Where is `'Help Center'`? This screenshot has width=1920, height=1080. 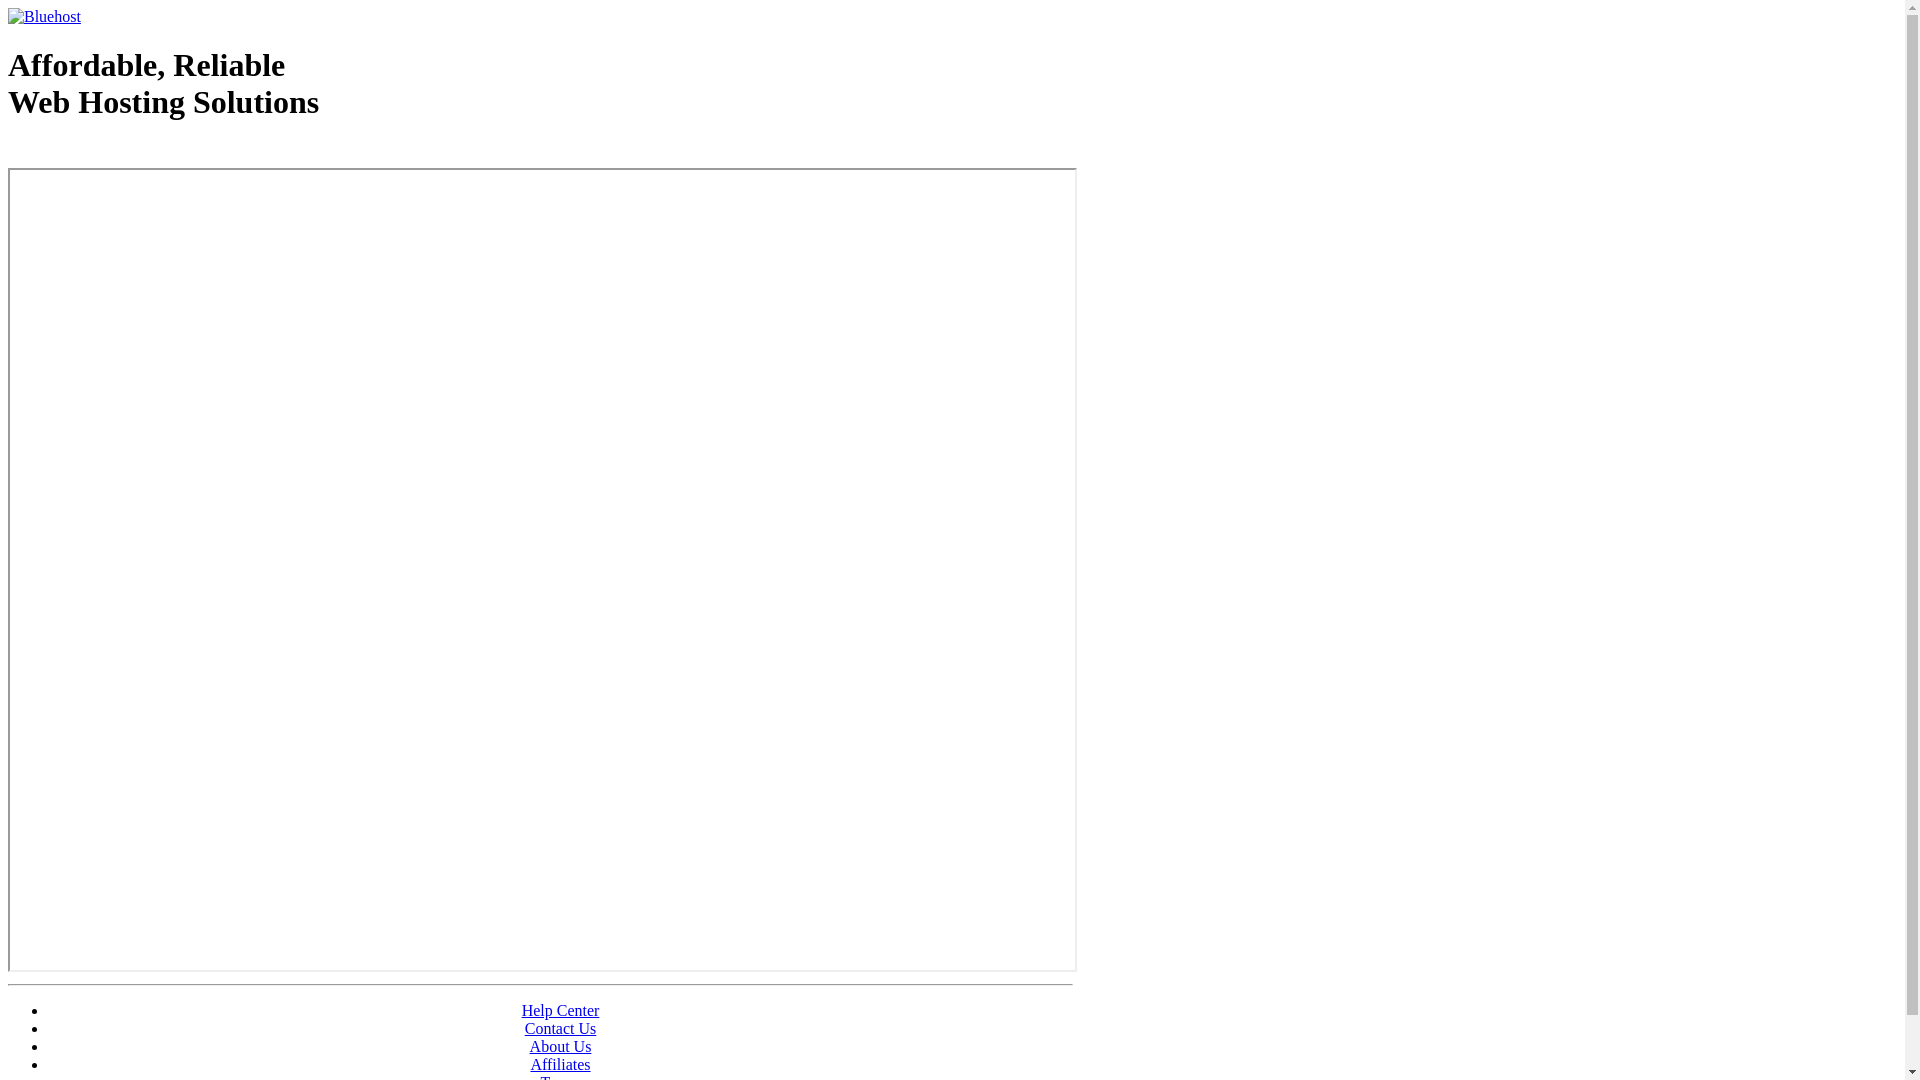 'Help Center' is located at coordinates (560, 1010).